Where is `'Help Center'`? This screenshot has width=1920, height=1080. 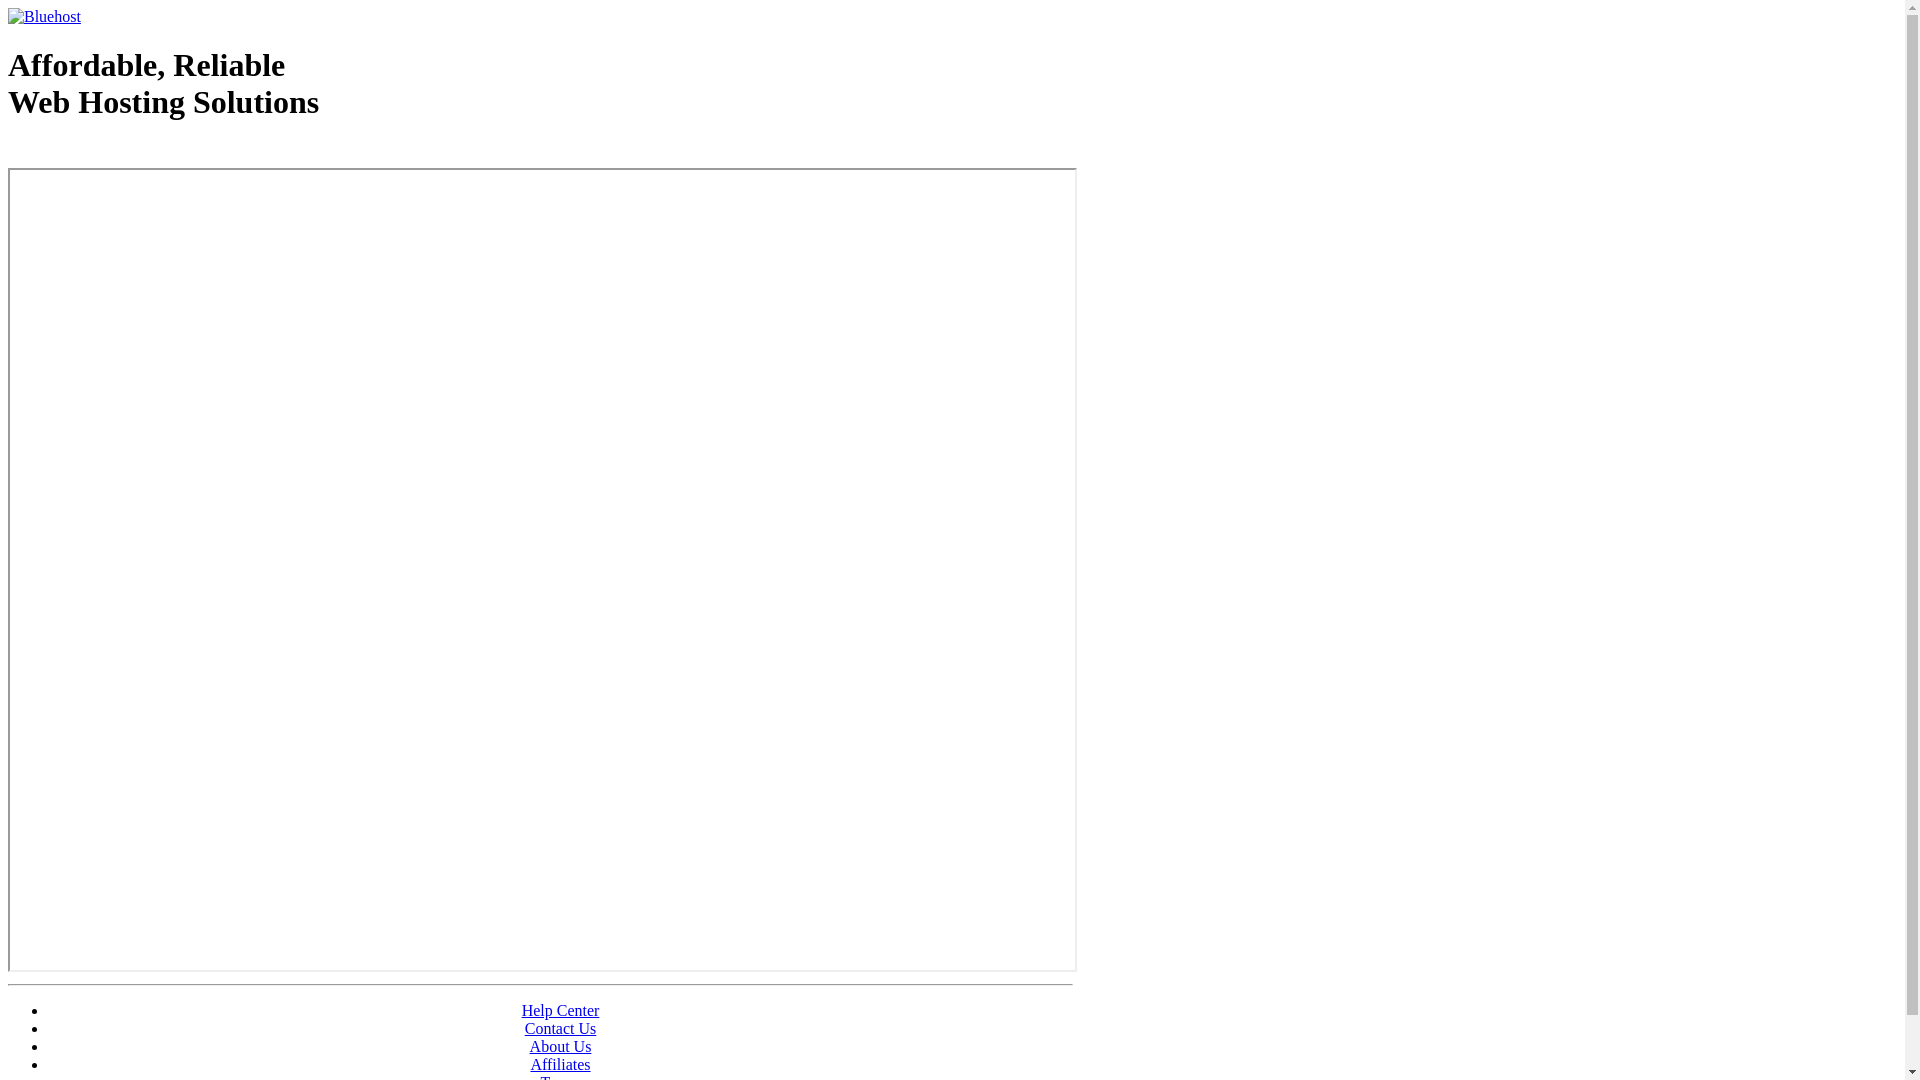 'Help Center' is located at coordinates (560, 1010).